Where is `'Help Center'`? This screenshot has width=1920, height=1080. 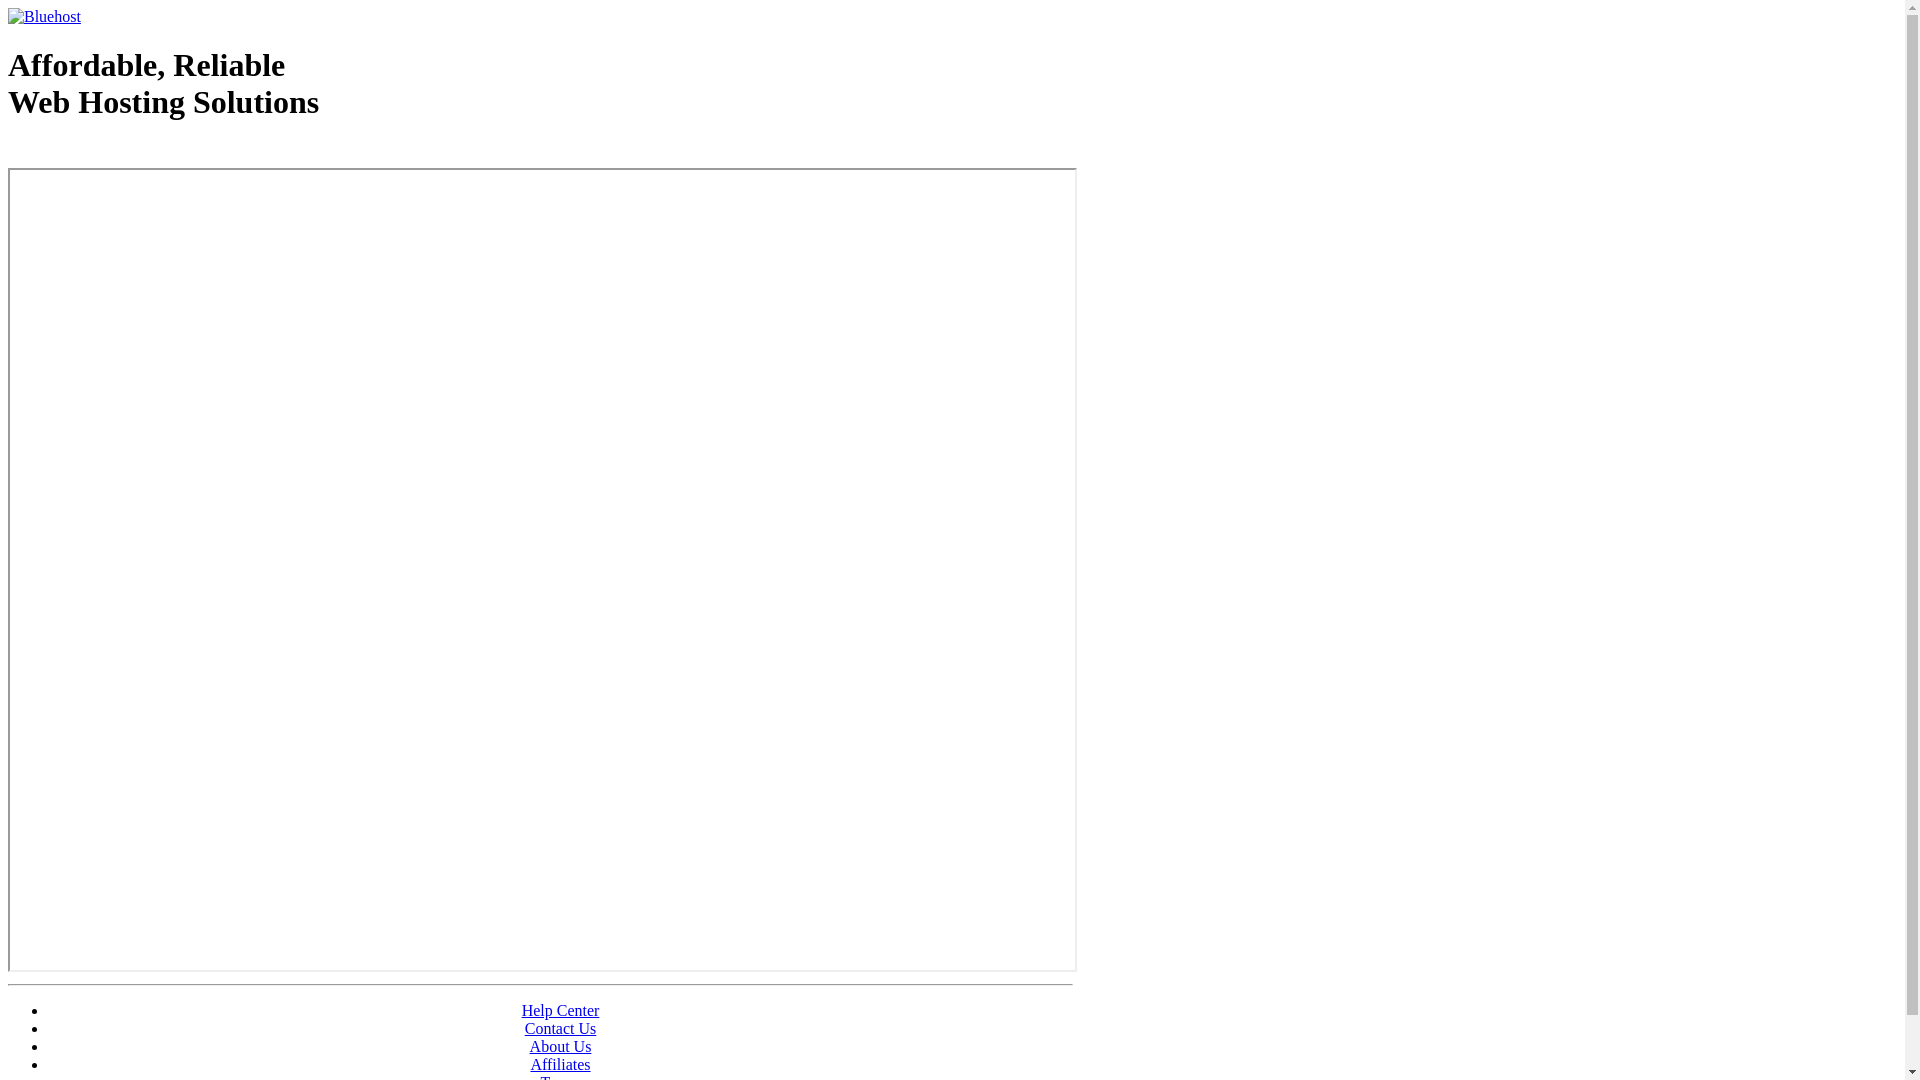 'Help Center' is located at coordinates (560, 1010).